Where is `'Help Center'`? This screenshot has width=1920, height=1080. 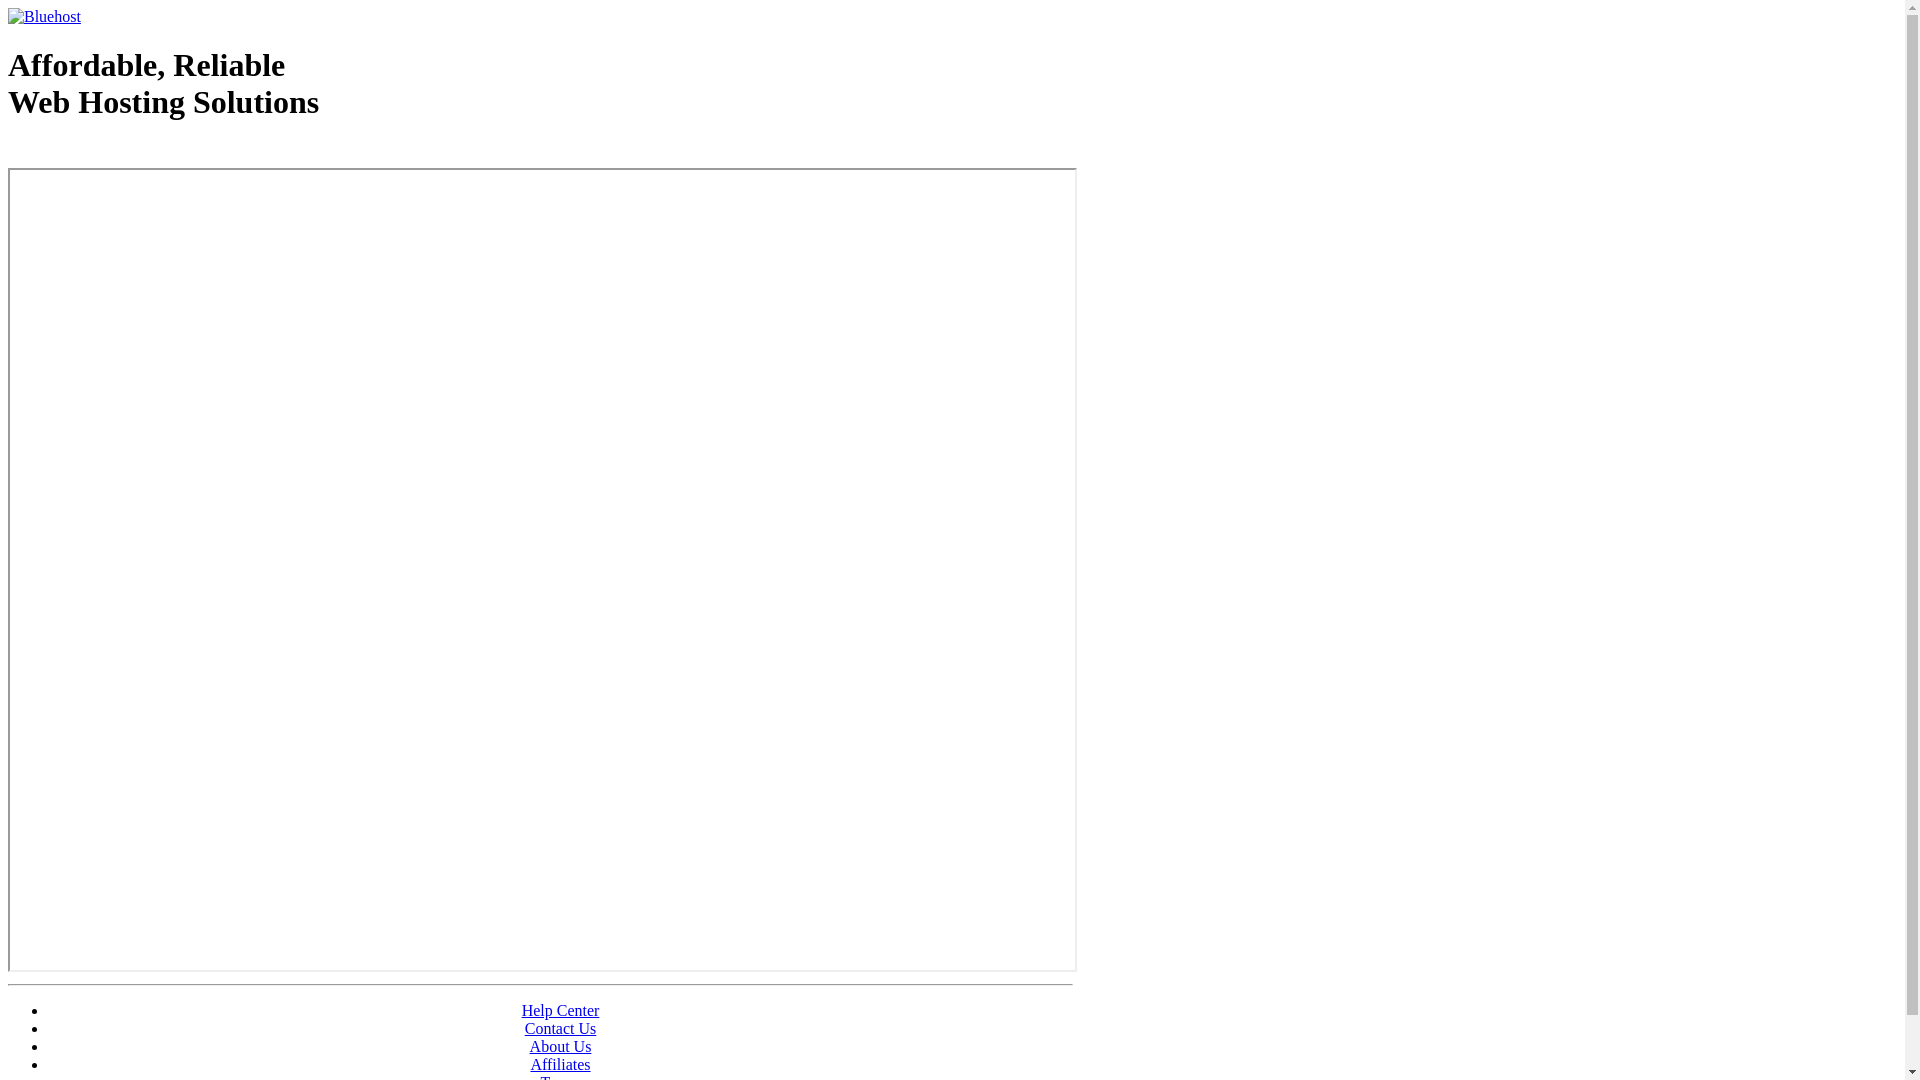 'Help Center' is located at coordinates (560, 1010).